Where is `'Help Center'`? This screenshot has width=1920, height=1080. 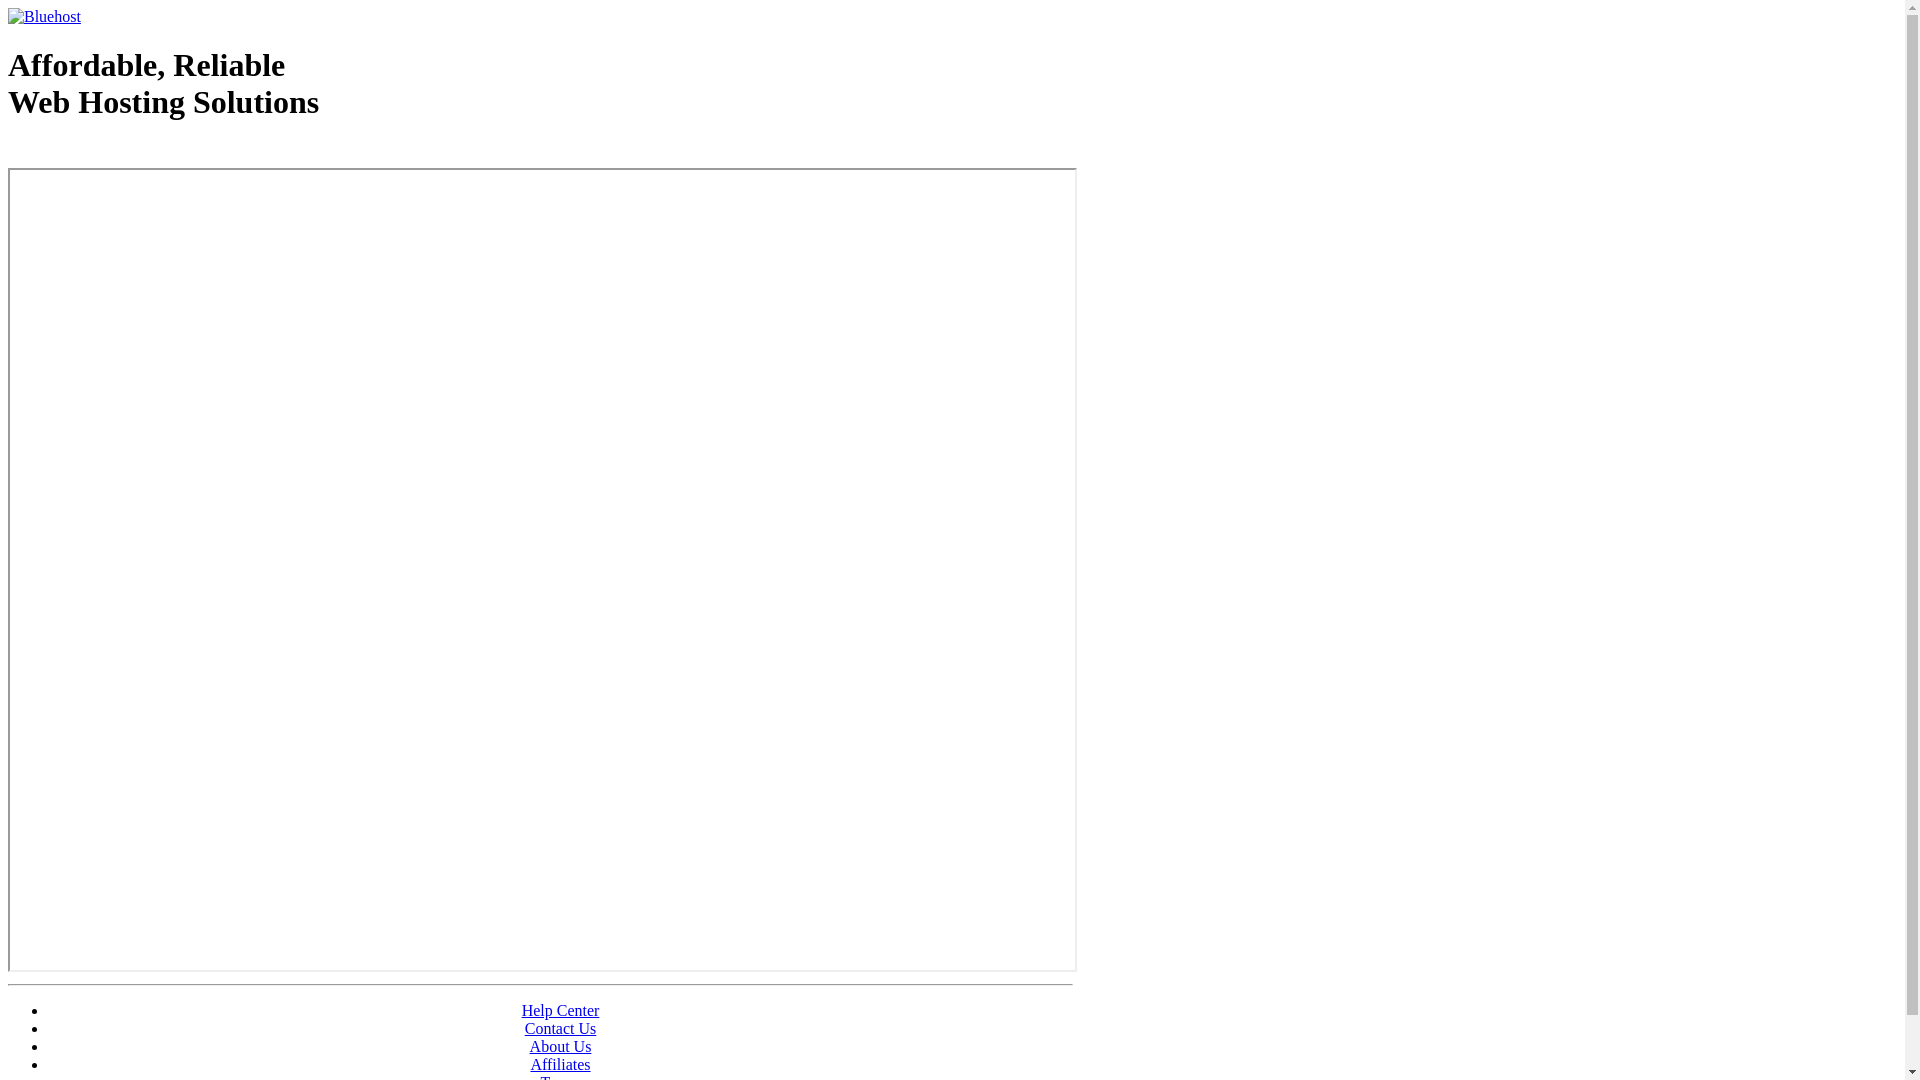 'Help Center' is located at coordinates (560, 1010).